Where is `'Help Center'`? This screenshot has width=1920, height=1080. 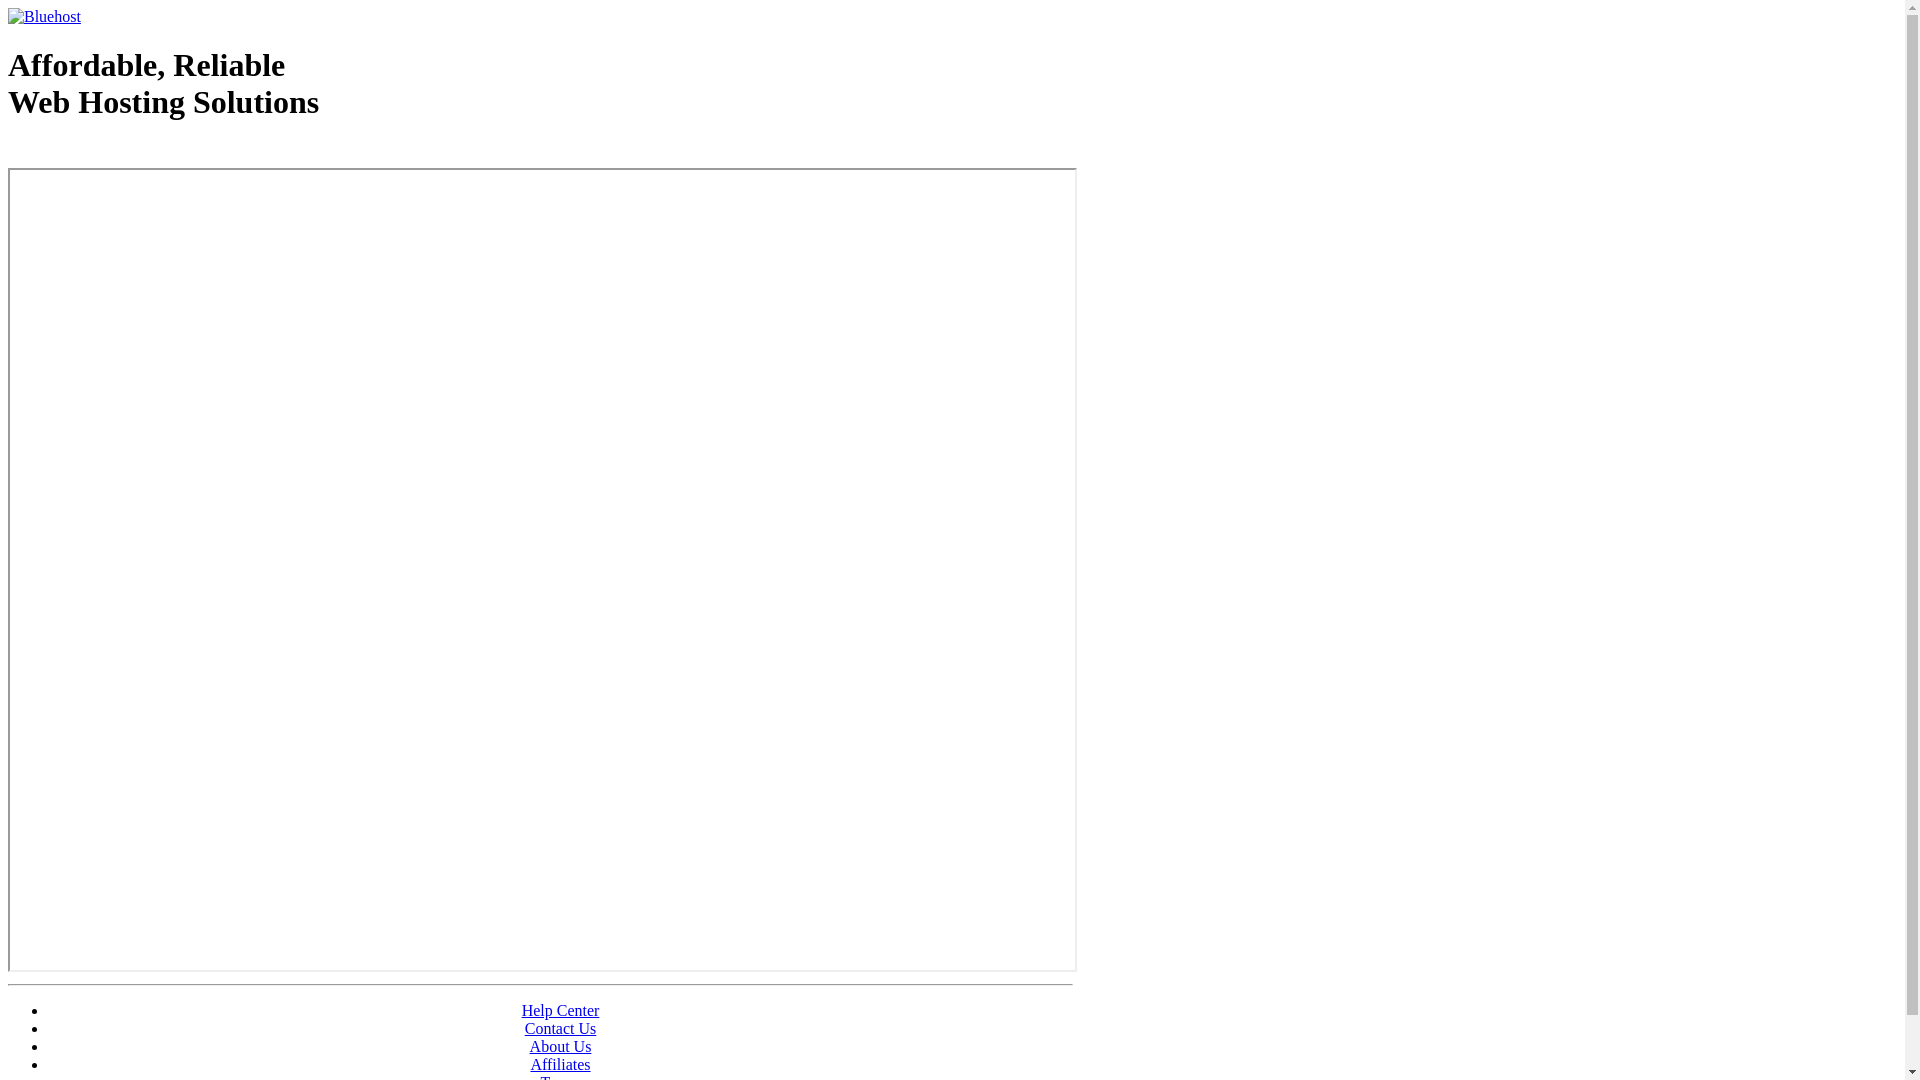 'Help Center' is located at coordinates (560, 1010).